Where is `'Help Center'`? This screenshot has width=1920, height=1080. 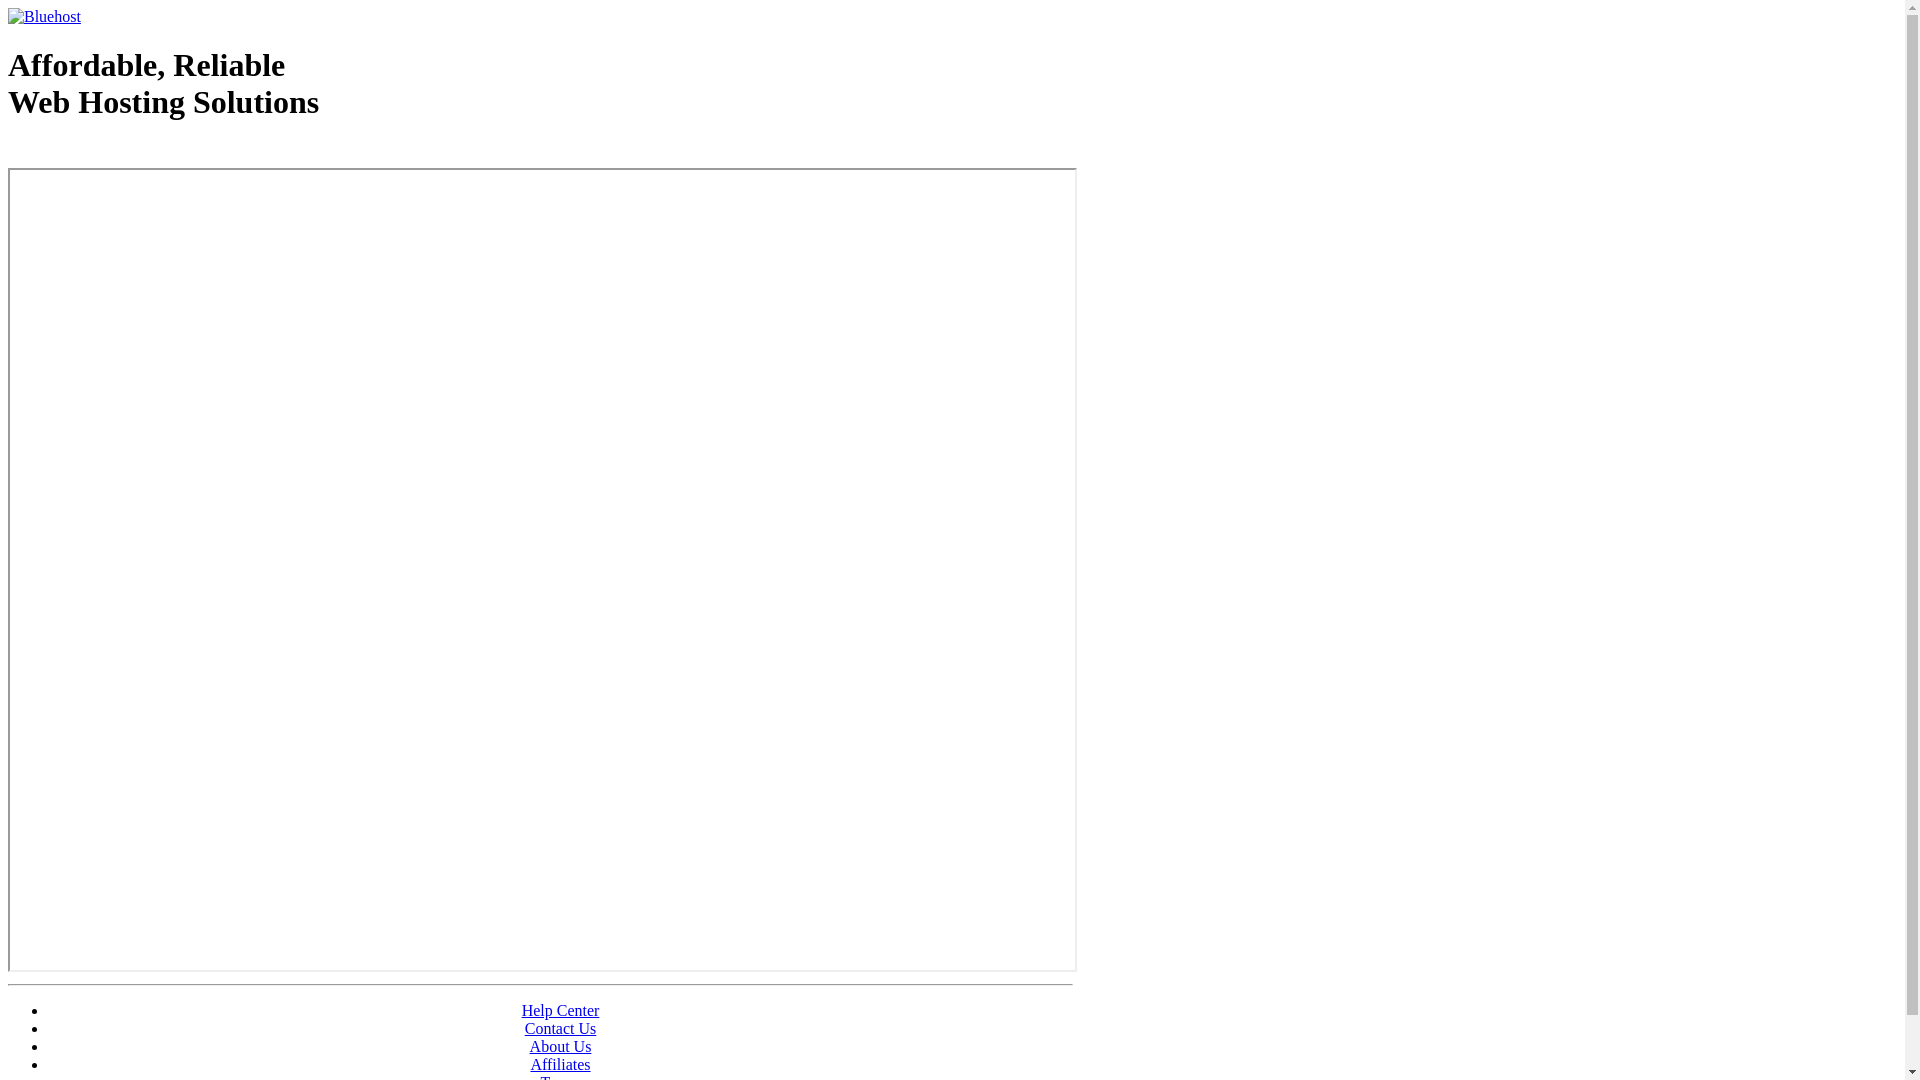 'Help Center' is located at coordinates (560, 1010).